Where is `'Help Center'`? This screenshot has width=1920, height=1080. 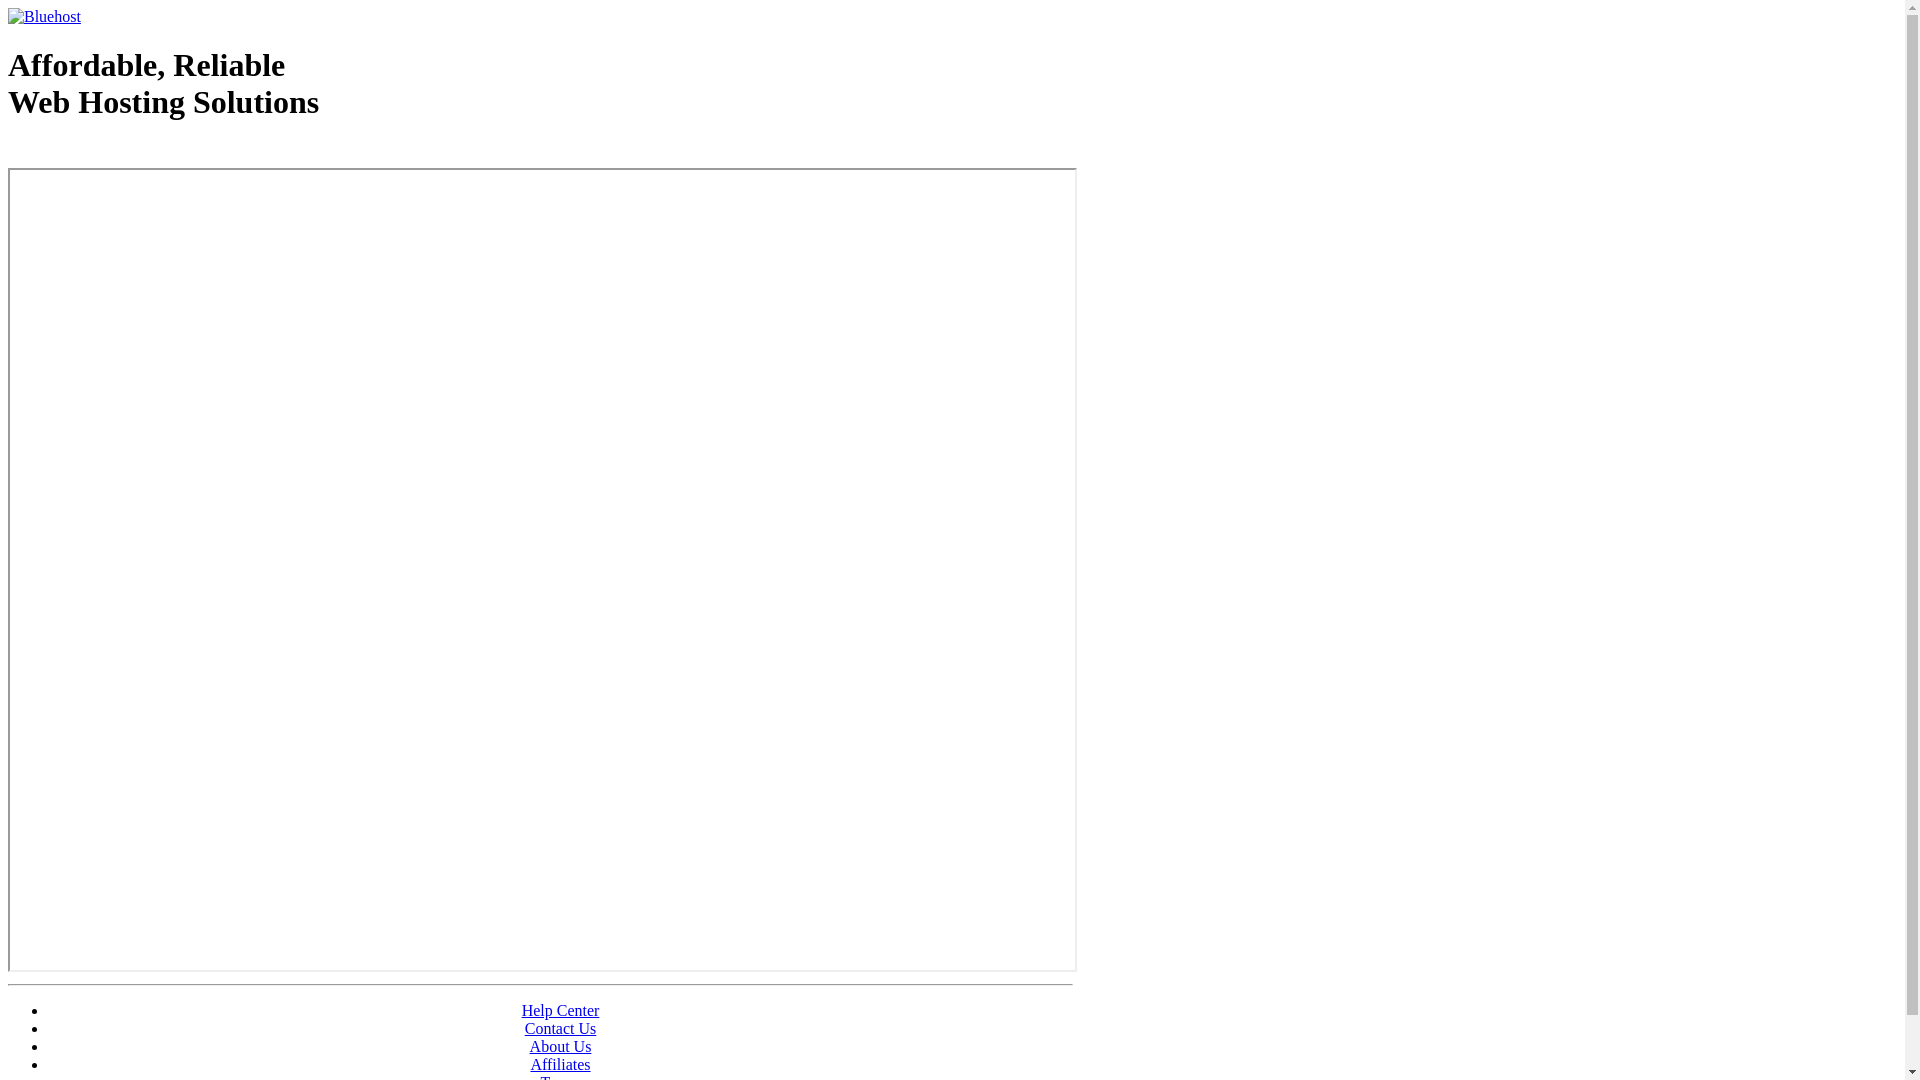 'Help Center' is located at coordinates (560, 1010).